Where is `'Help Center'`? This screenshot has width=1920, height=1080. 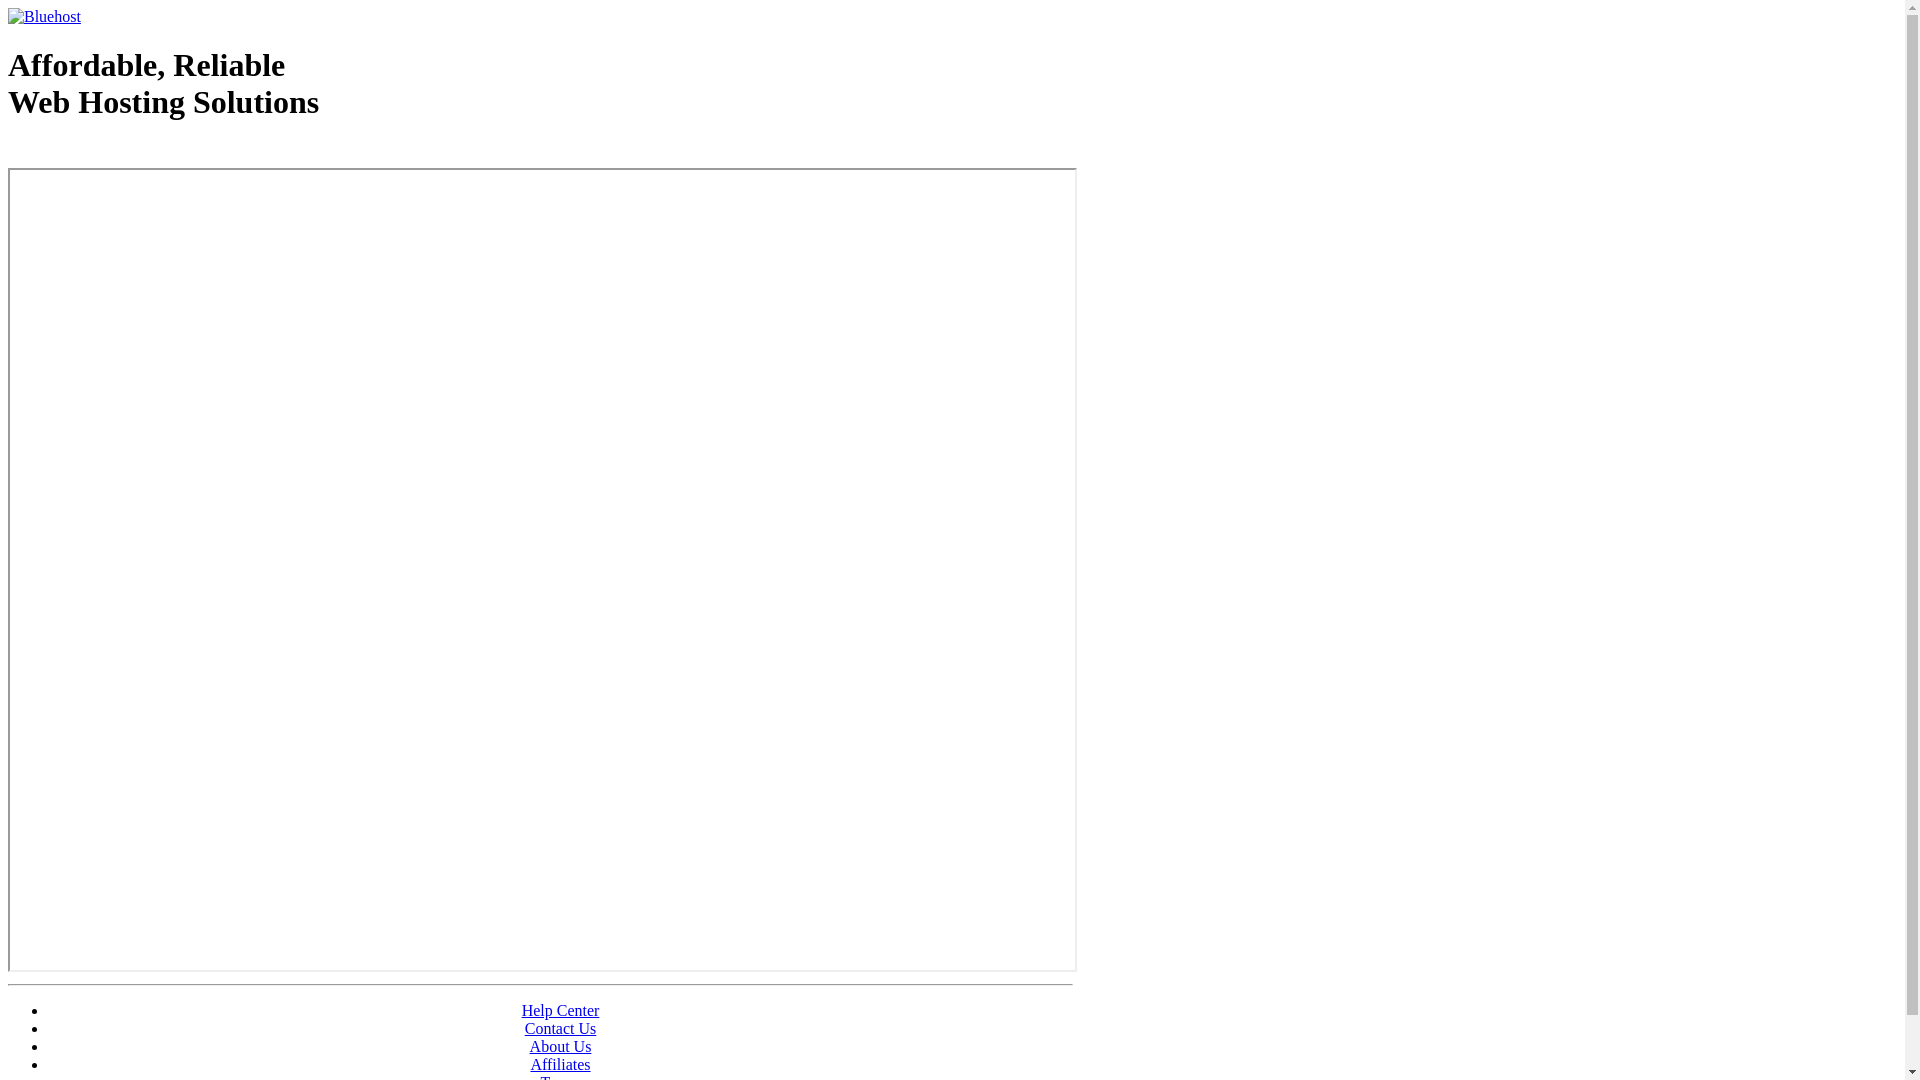 'Help Center' is located at coordinates (560, 1010).